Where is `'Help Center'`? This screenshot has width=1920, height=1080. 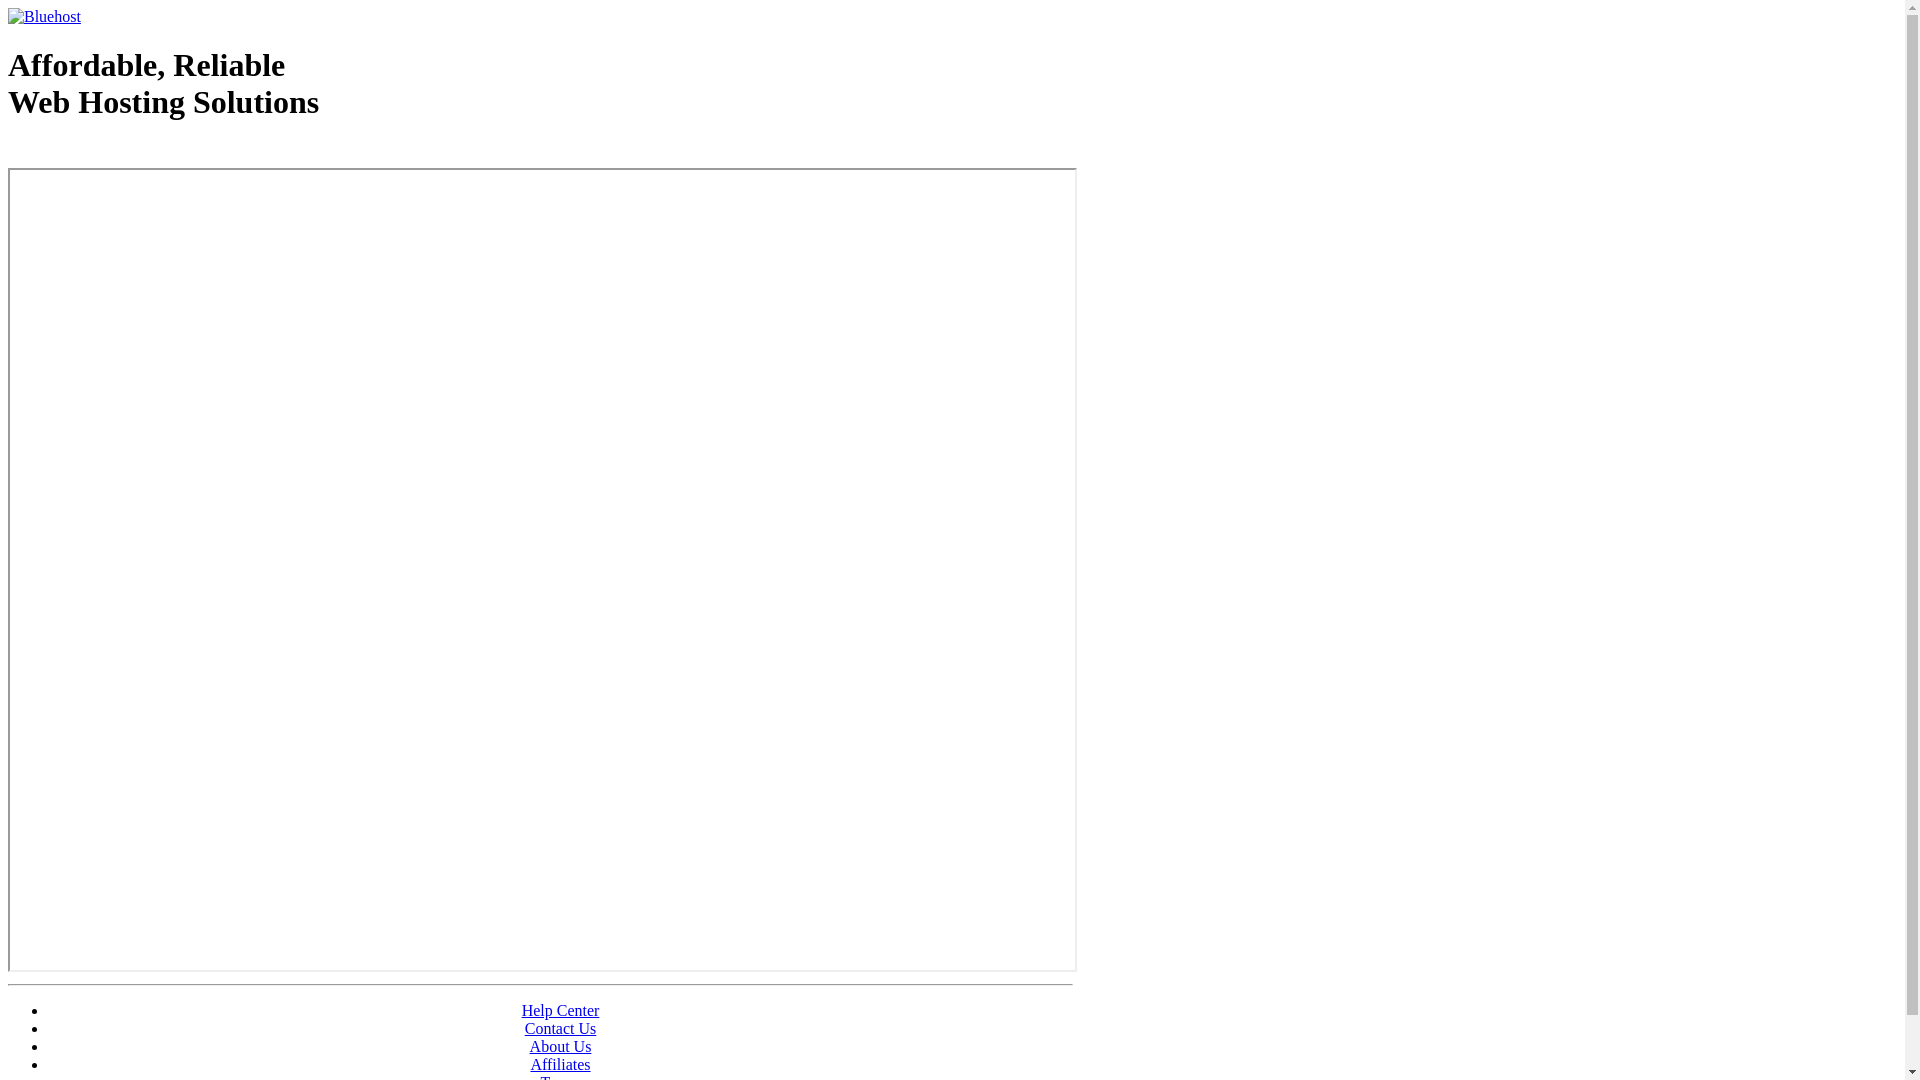 'Help Center' is located at coordinates (560, 1010).